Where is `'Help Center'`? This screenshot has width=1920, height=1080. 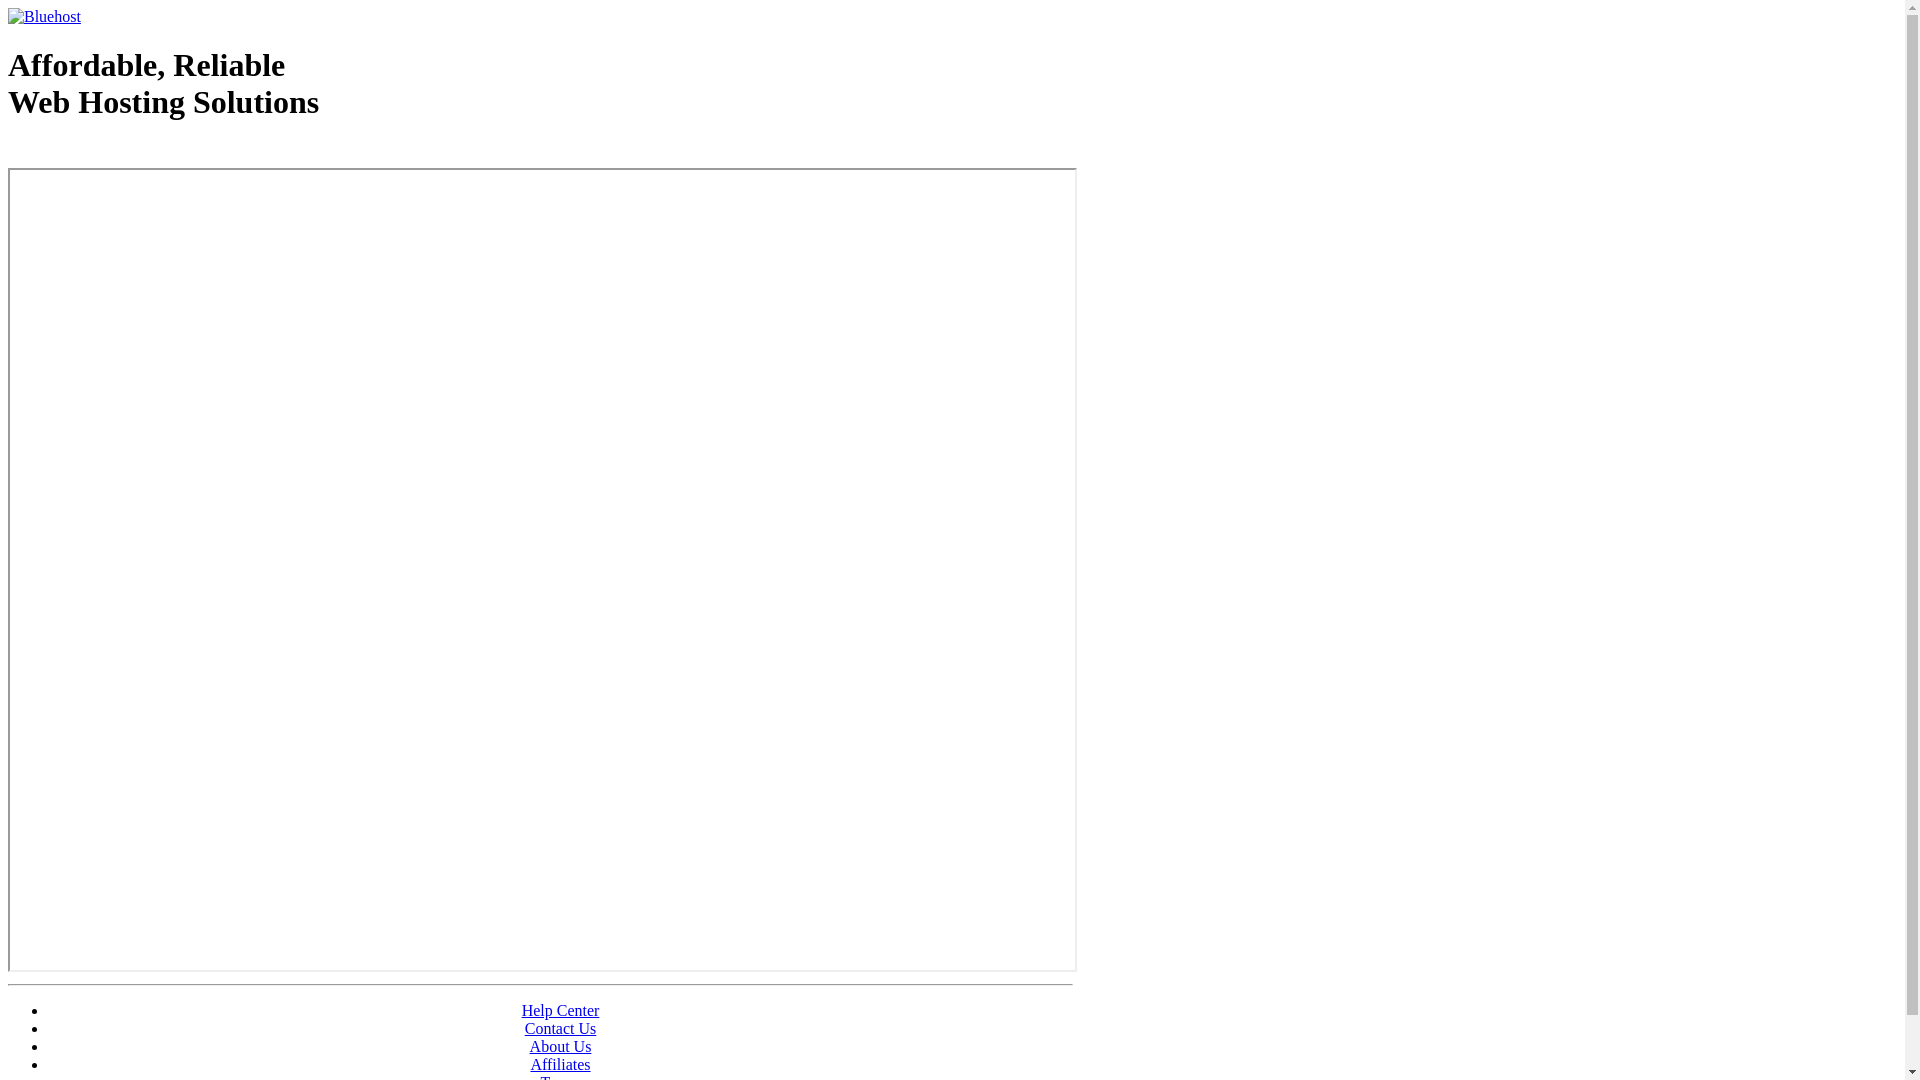 'Help Center' is located at coordinates (560, 1010).